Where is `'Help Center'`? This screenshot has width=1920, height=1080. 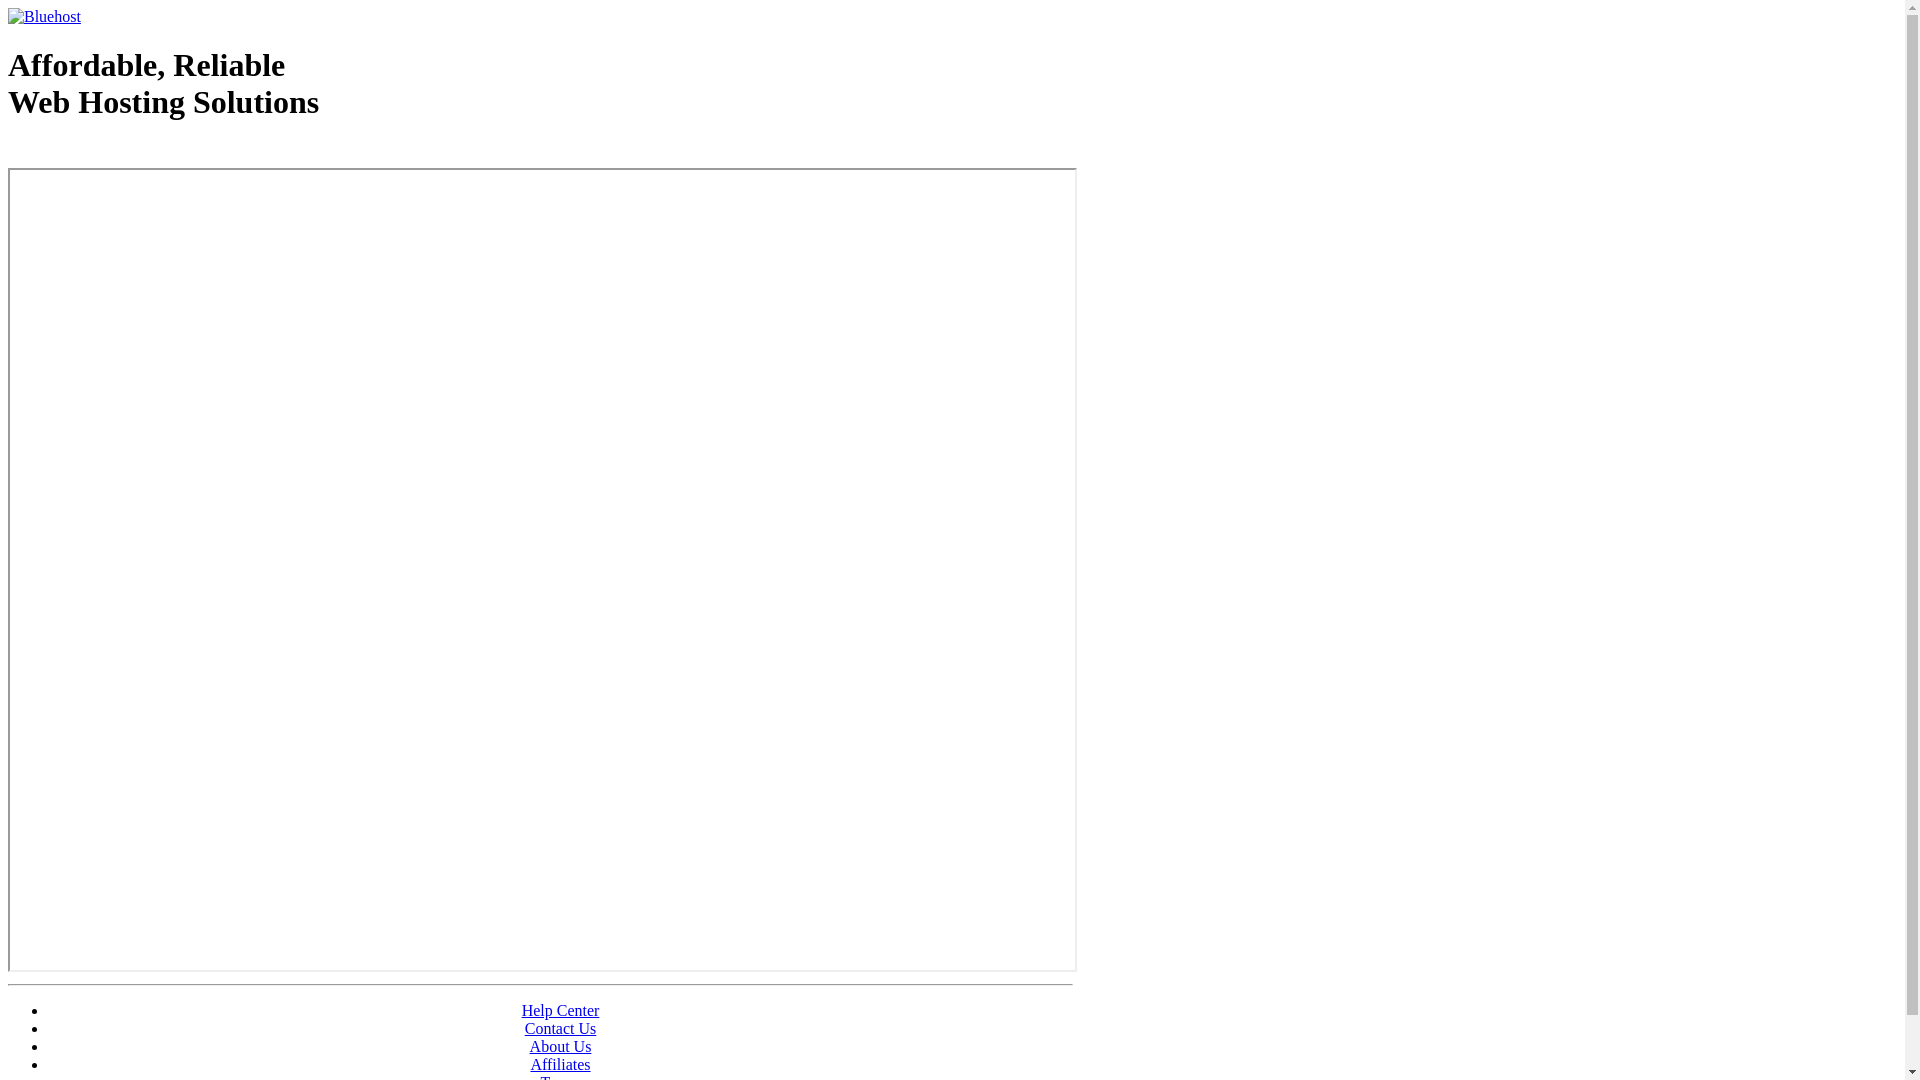 'Help Center' is located at coordinates (560, 1010).